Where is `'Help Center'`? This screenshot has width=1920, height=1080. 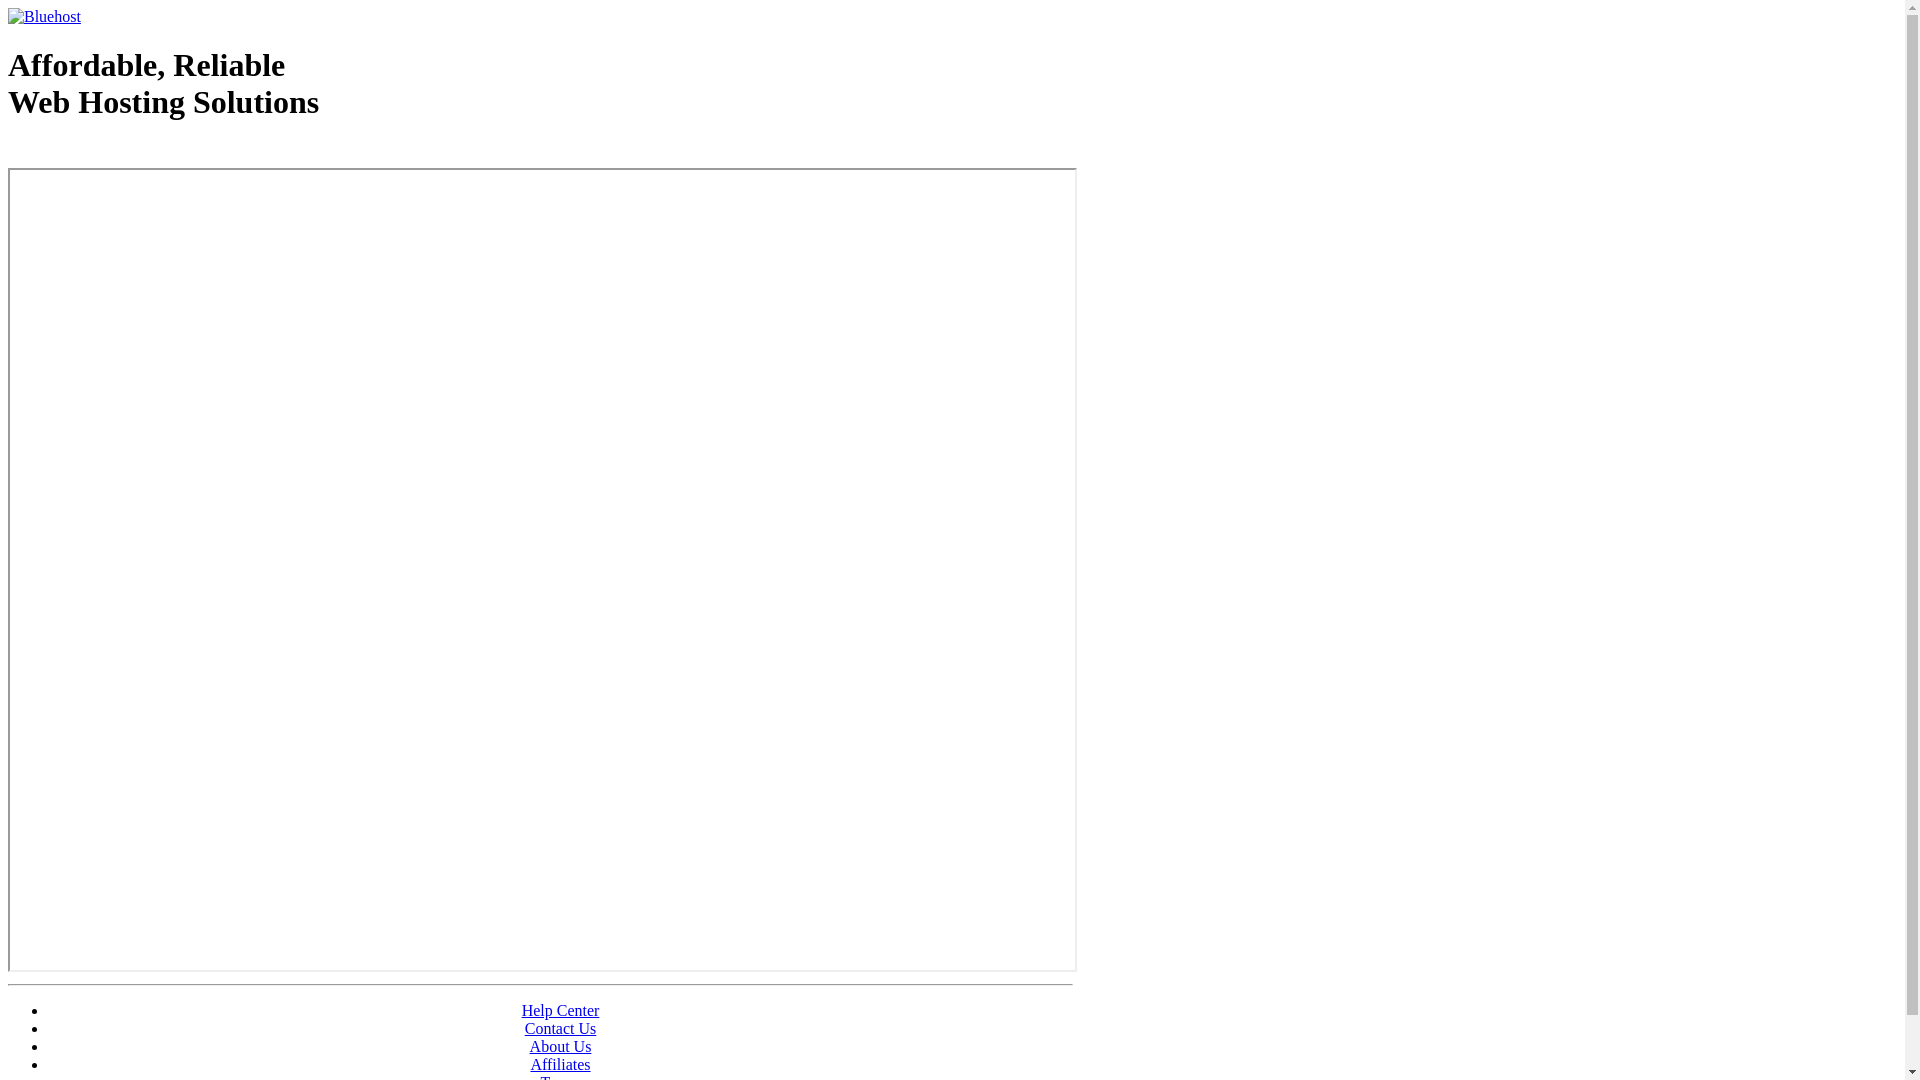 'Help Center' is located at coordinates (560, 1010).